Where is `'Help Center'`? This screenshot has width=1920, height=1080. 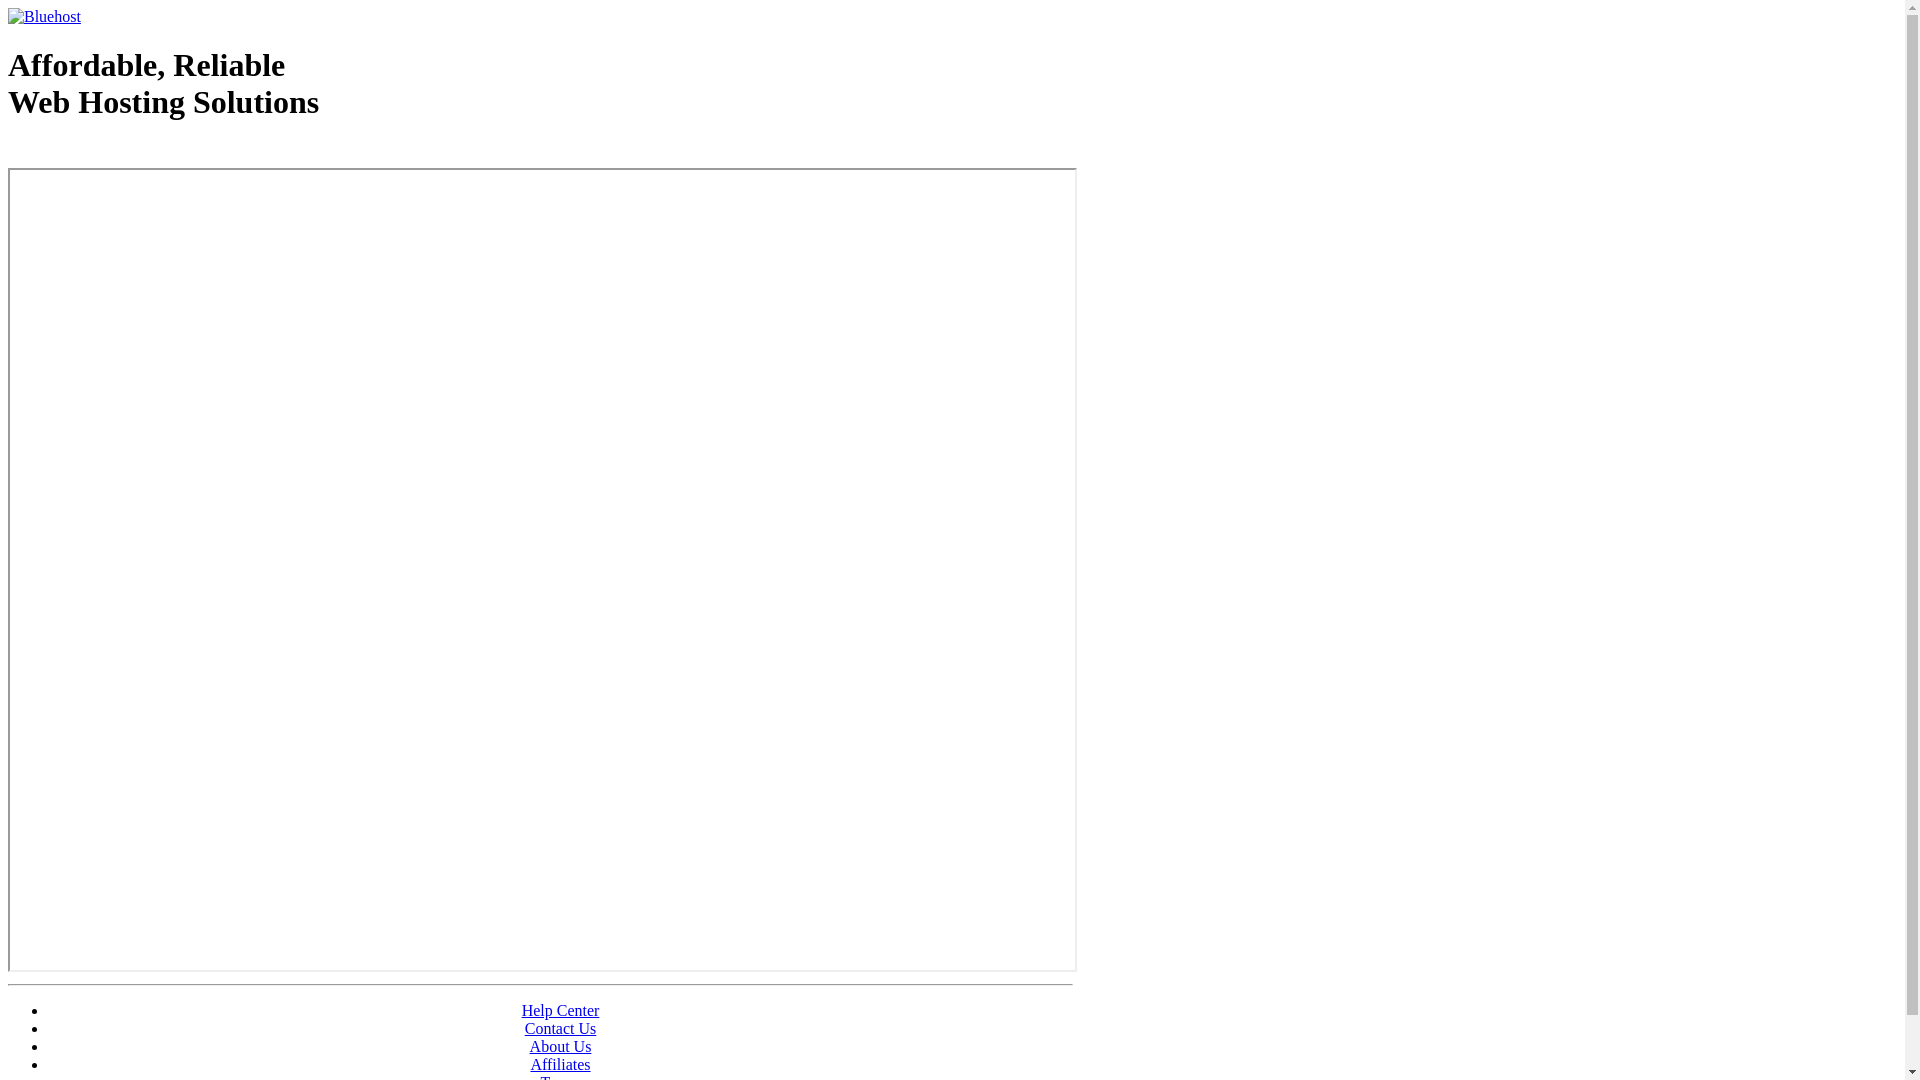 'Help Center' is located at coordinates (560, 1010).